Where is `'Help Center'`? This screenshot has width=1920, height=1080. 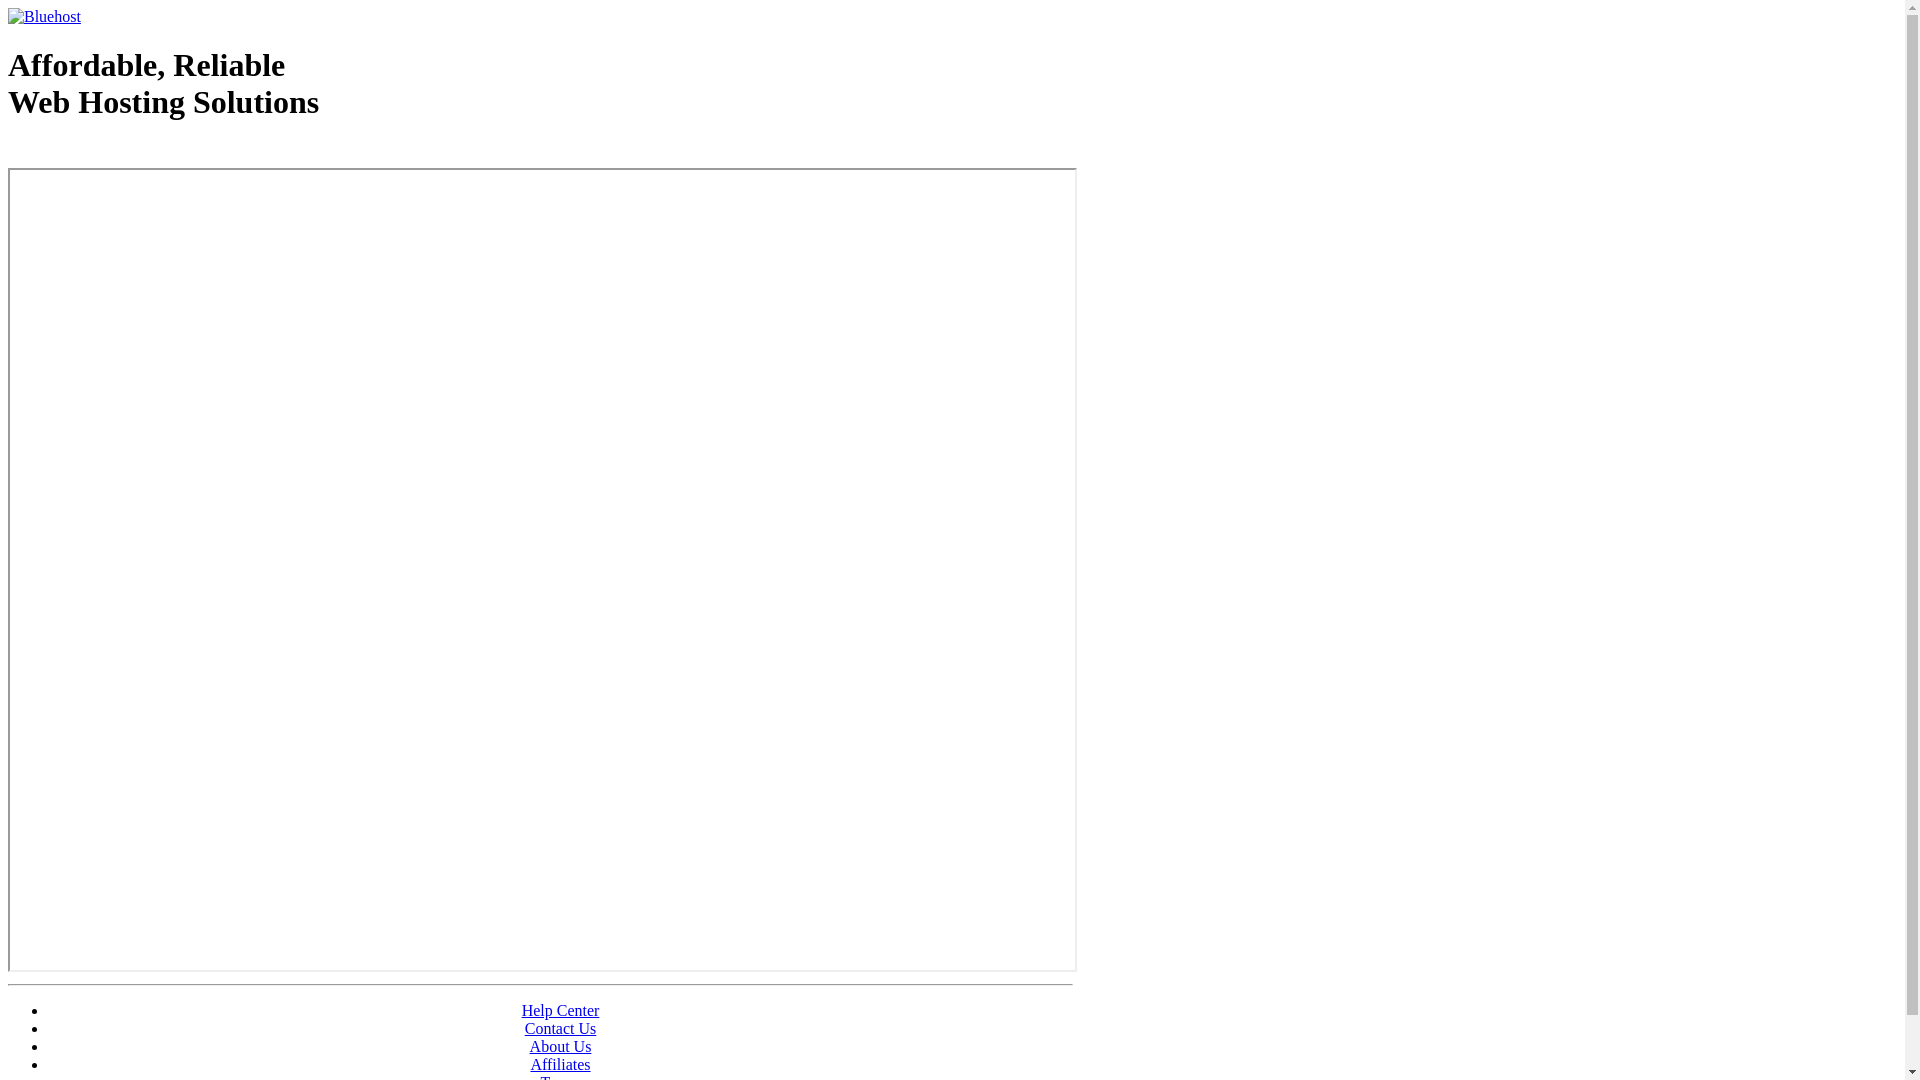 'Help Center' is located at coordinates (560, 1010).